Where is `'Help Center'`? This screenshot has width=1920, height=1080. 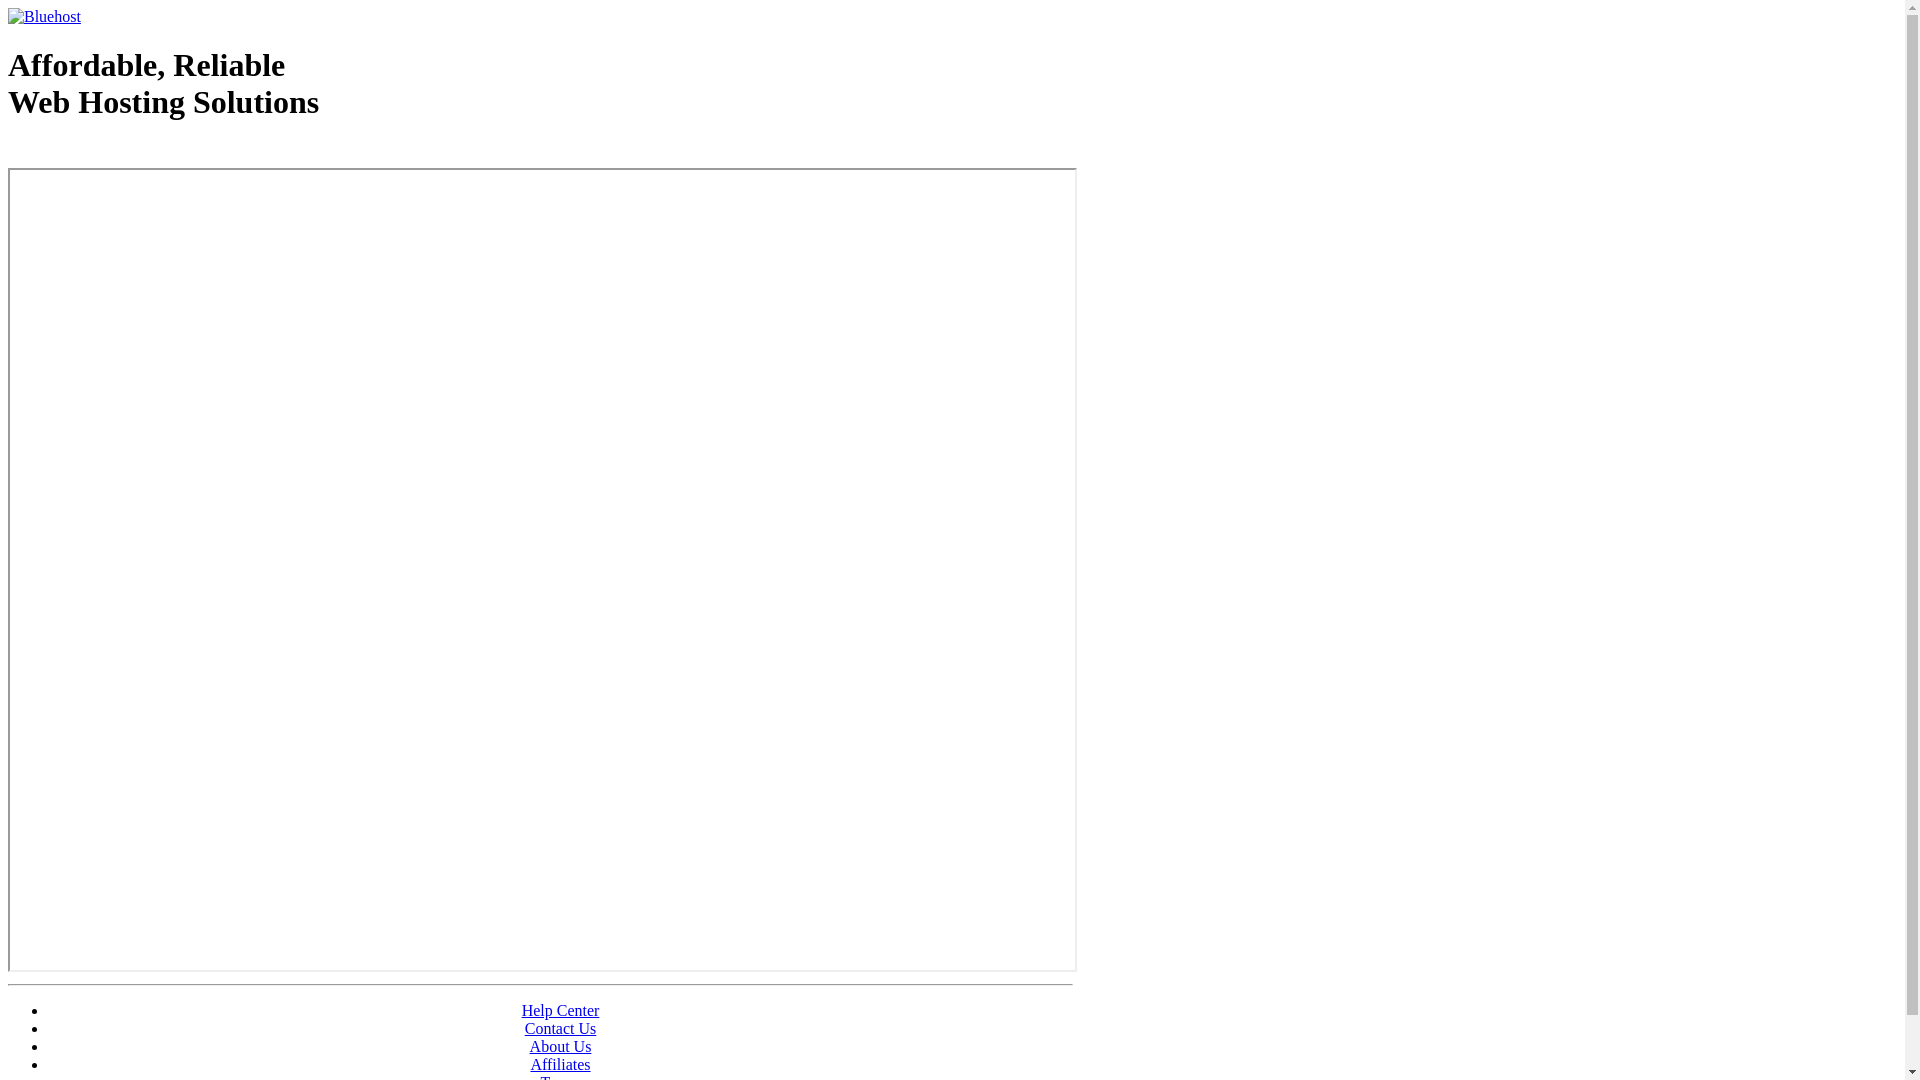 'Help Center' is located at coordinates (560, 1010).